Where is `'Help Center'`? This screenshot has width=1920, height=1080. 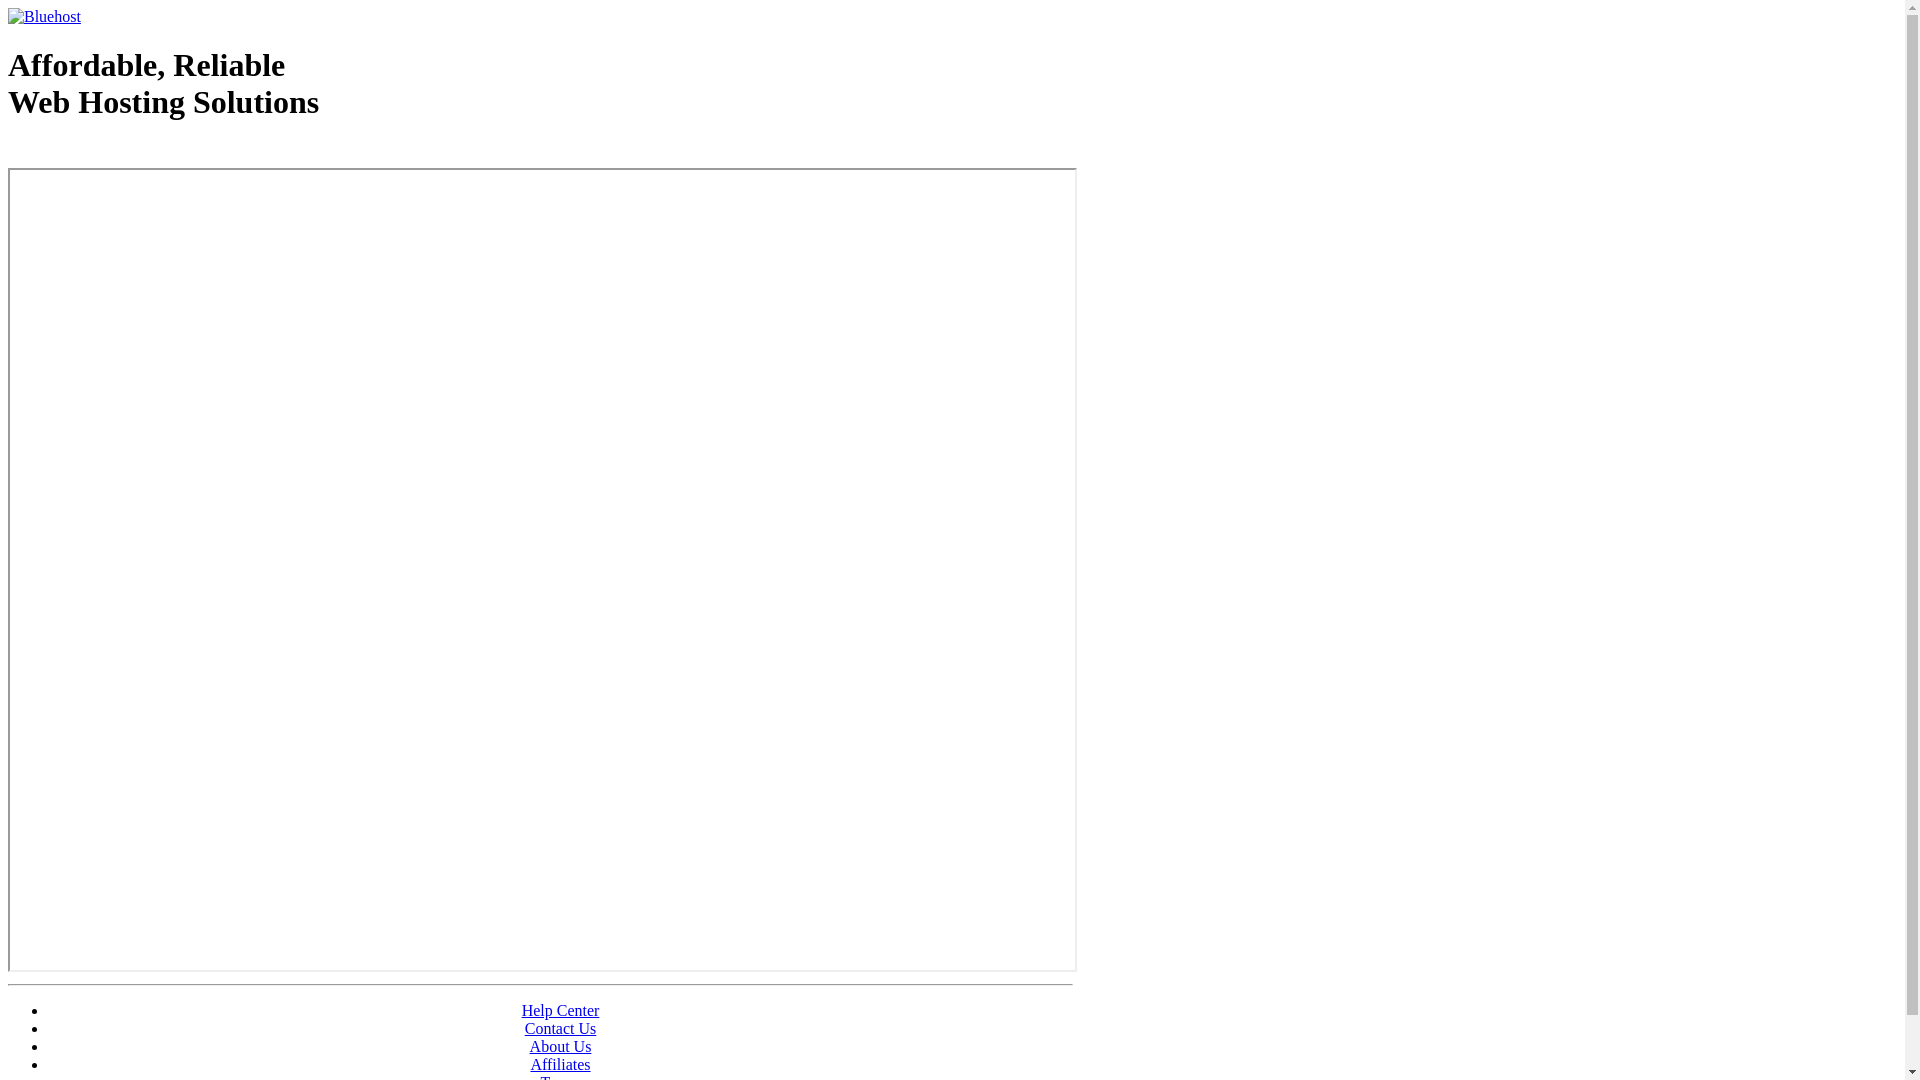 'Help Center' is located at coordinates (560, 1010).